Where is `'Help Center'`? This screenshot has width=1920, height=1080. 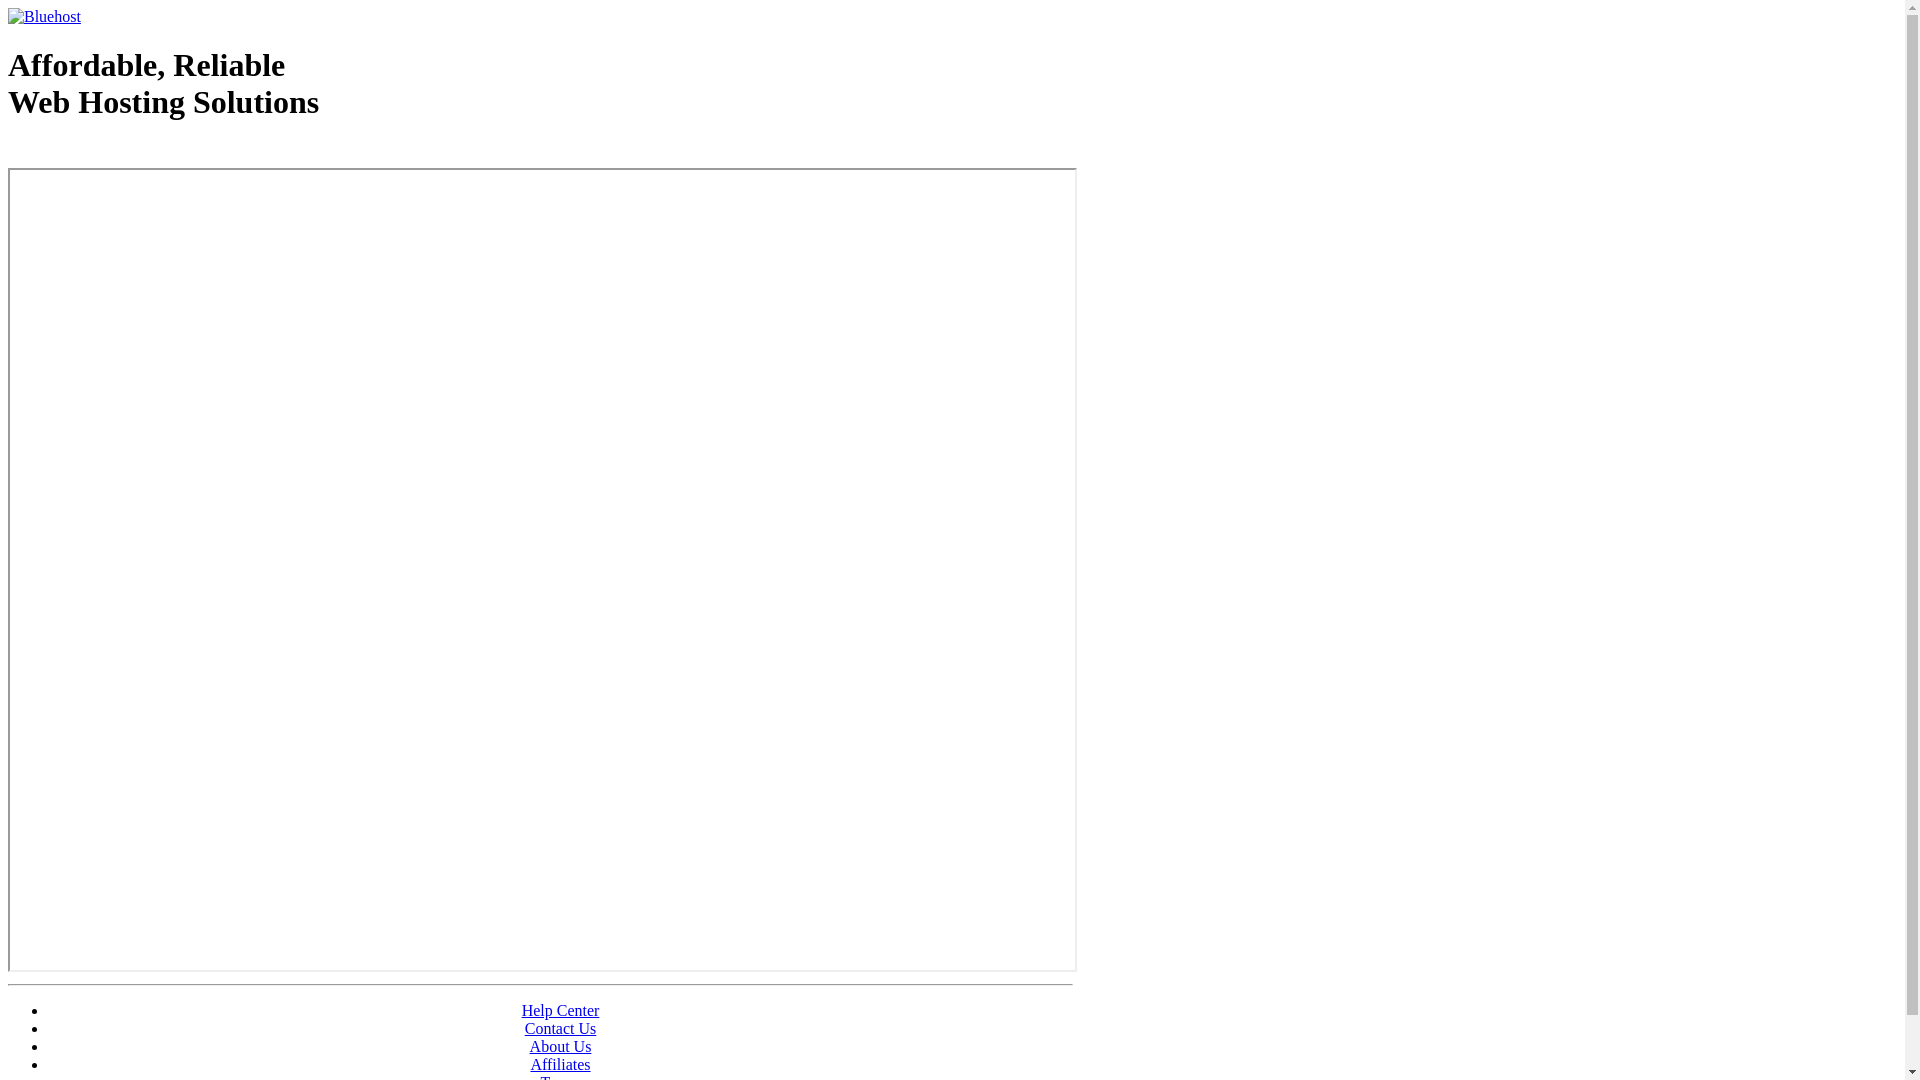 'Help Center' is located at coordinates (560, 1010).